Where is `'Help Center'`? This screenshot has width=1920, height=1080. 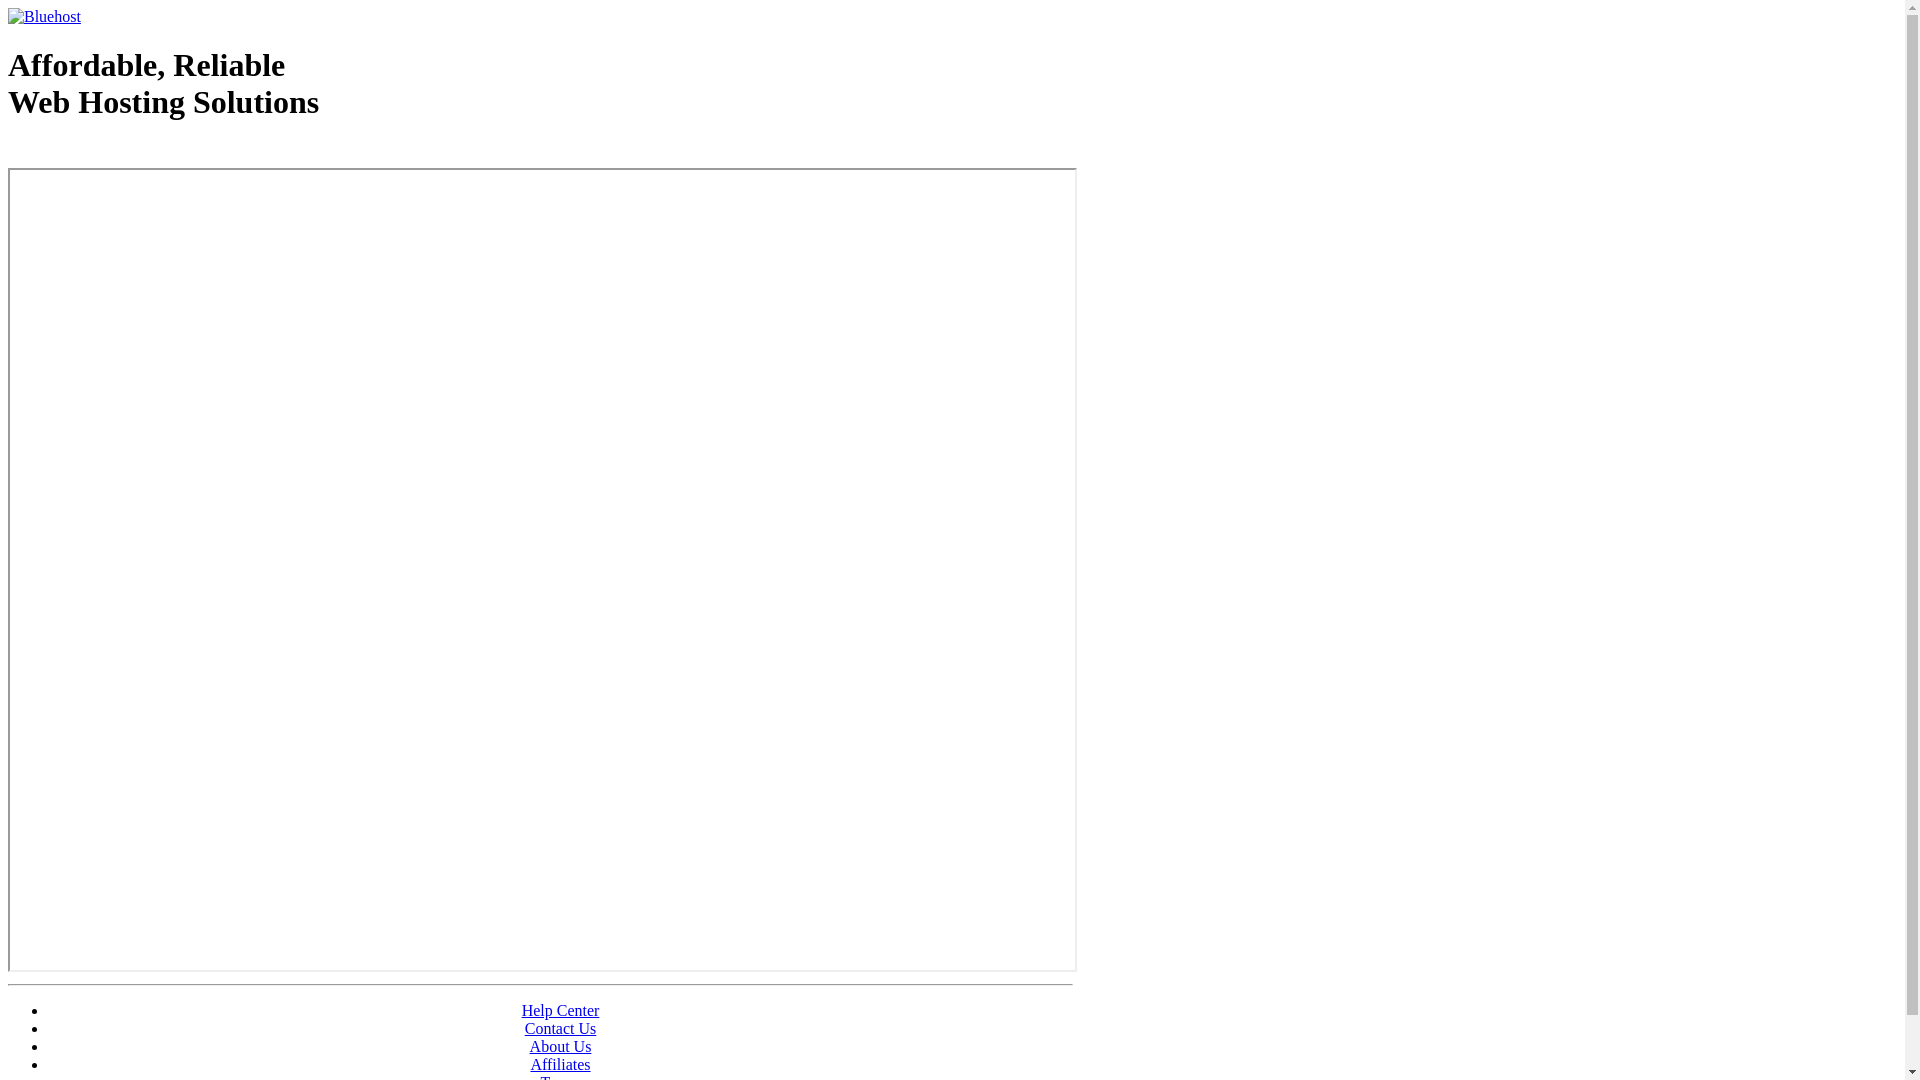 'Help Center' is located at coordinates (560, 1010).